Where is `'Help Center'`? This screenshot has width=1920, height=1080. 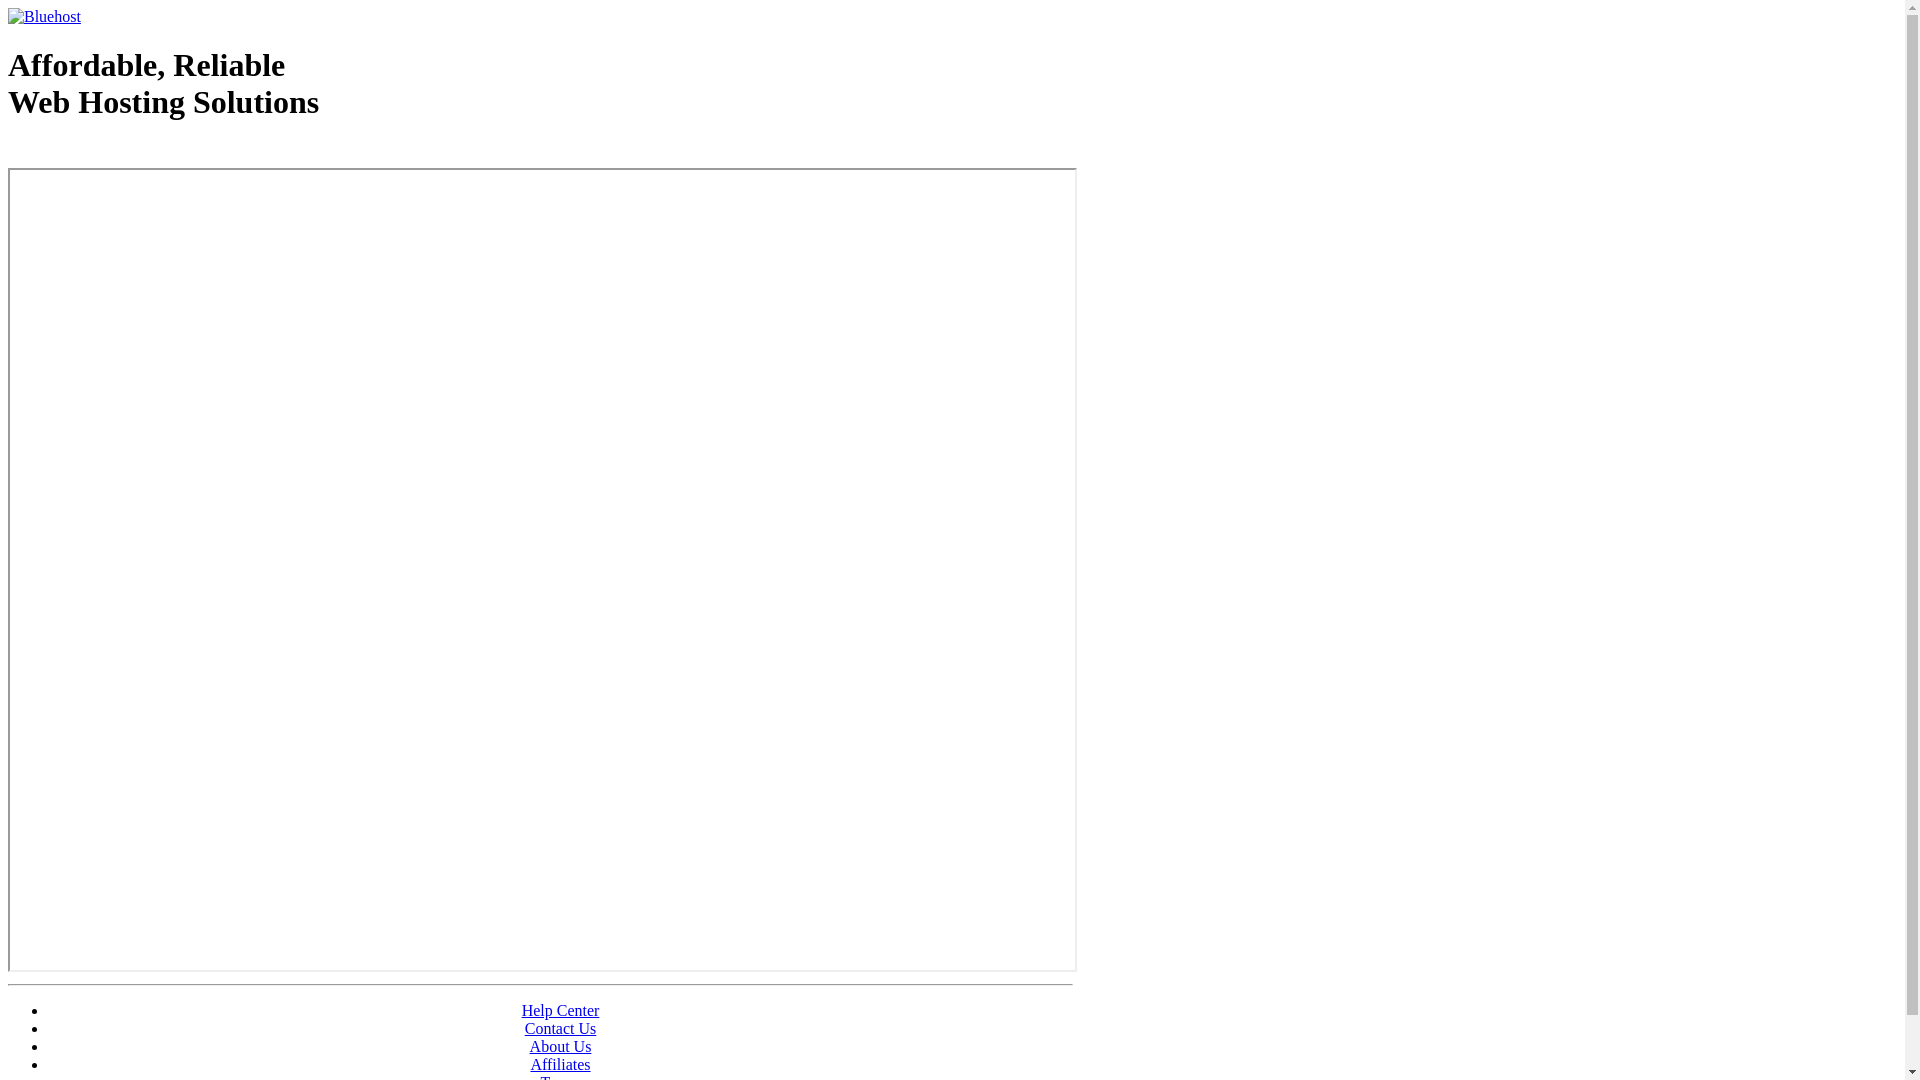 'Help Center' is located at coordinates (560, 1010).